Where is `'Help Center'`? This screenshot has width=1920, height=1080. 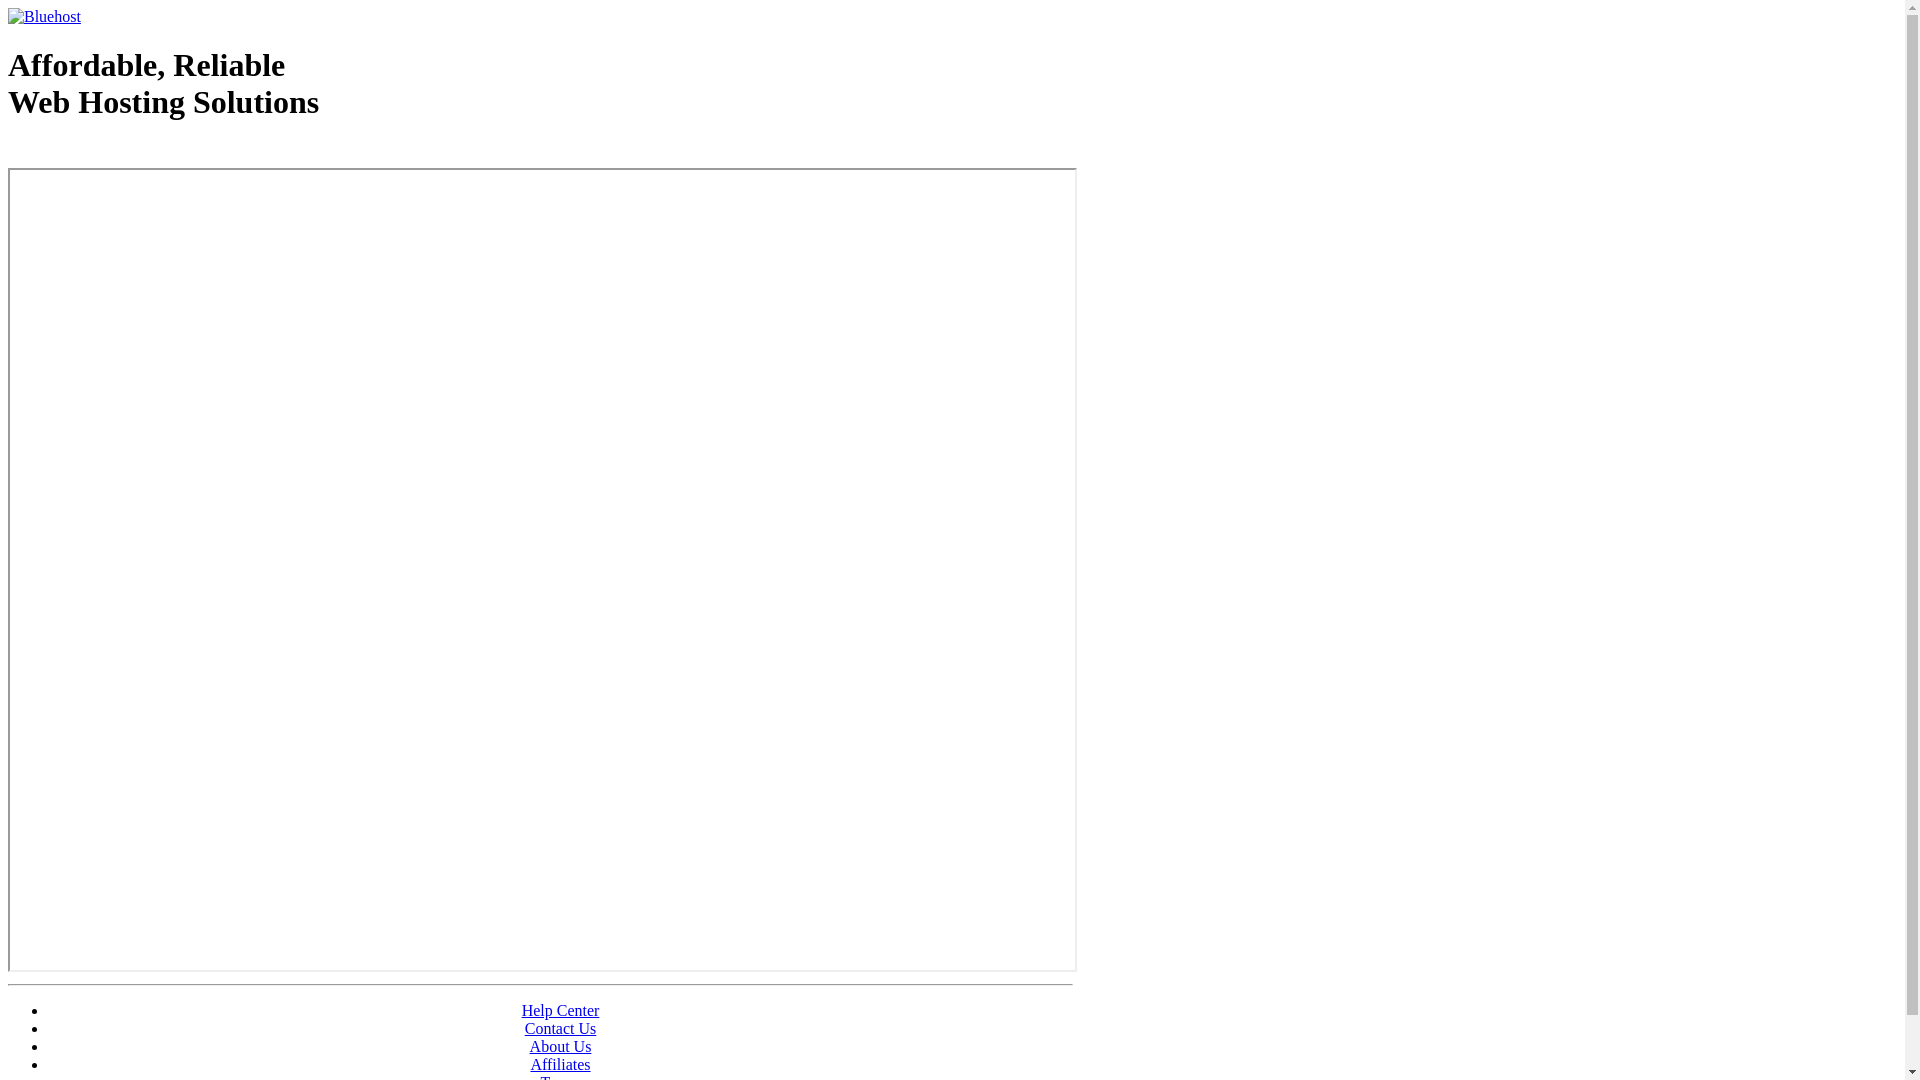 'Help Center' is located at coordinates (560, 1010).